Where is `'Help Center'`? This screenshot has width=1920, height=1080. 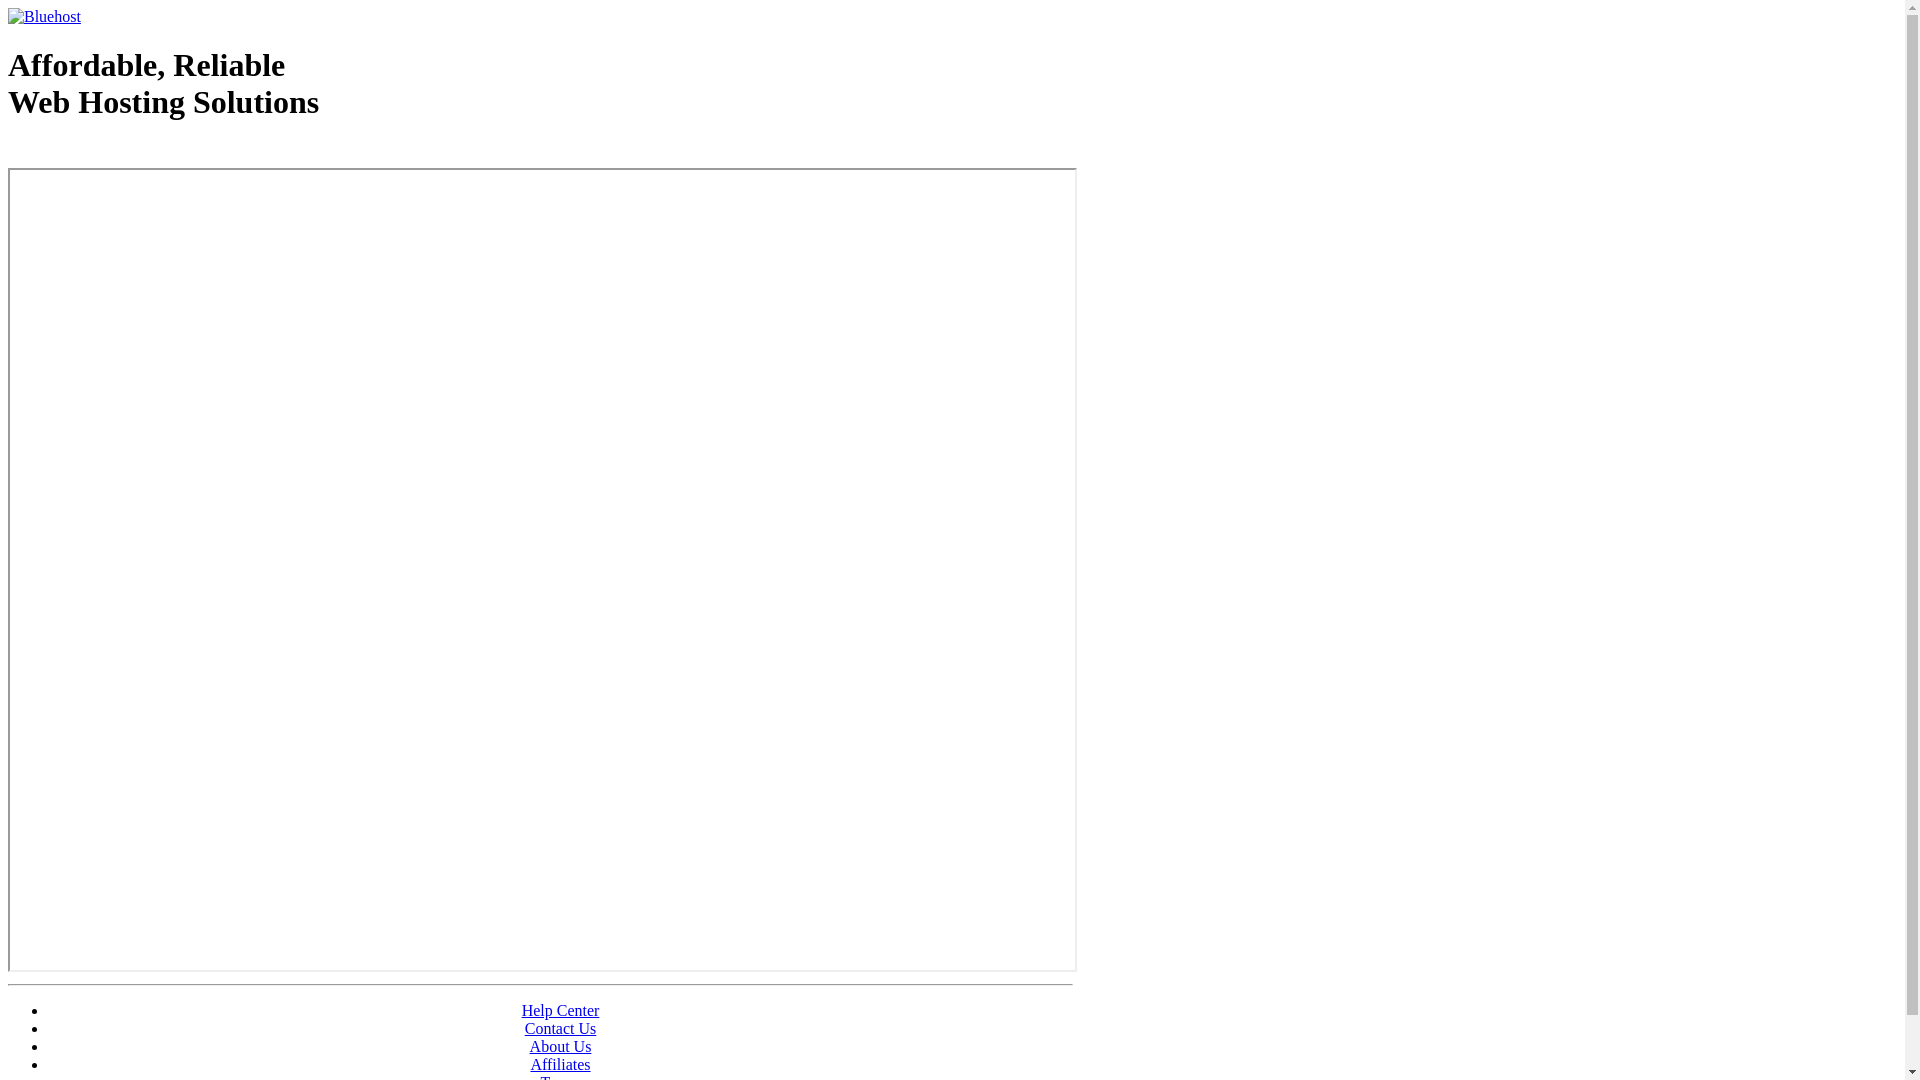 'Help Center' is located at coordinates (560, 1010).